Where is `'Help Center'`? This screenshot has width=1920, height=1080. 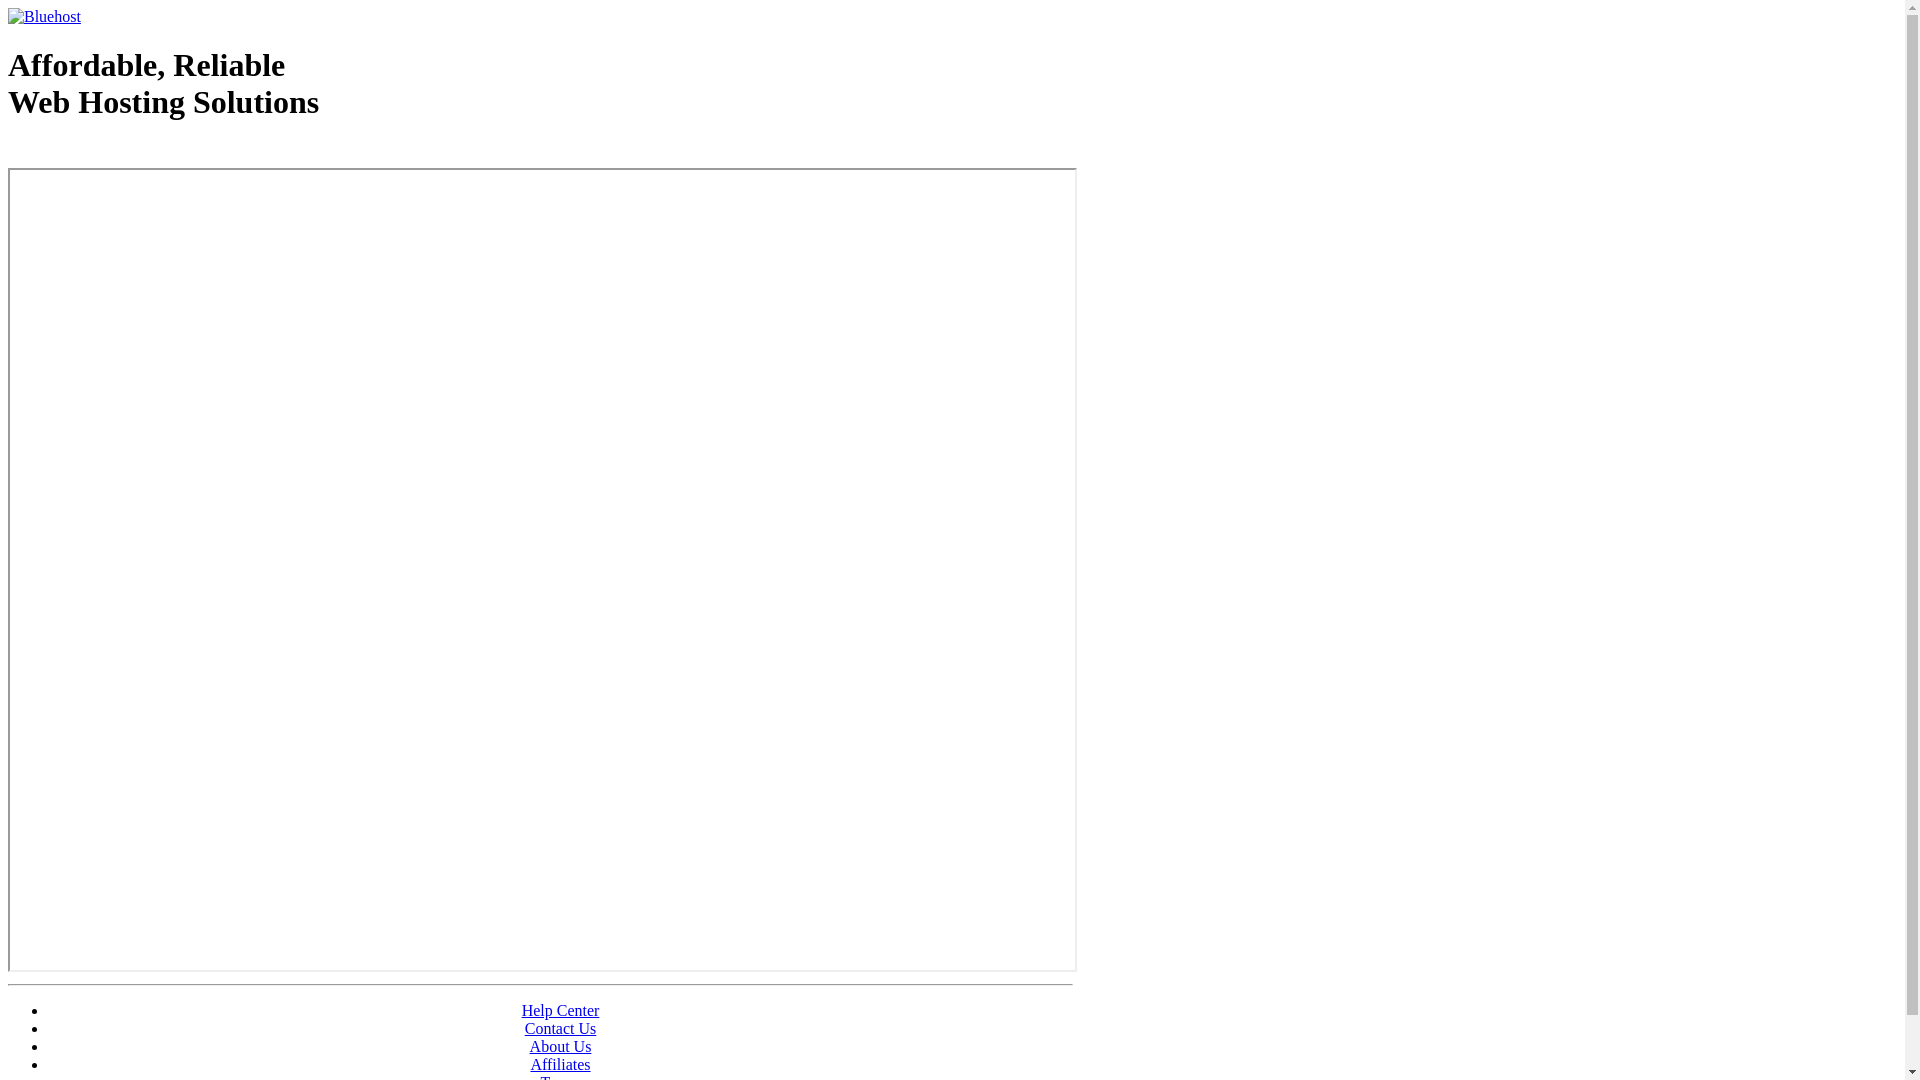 'Help Center' is located at coordinates (560, 1010).